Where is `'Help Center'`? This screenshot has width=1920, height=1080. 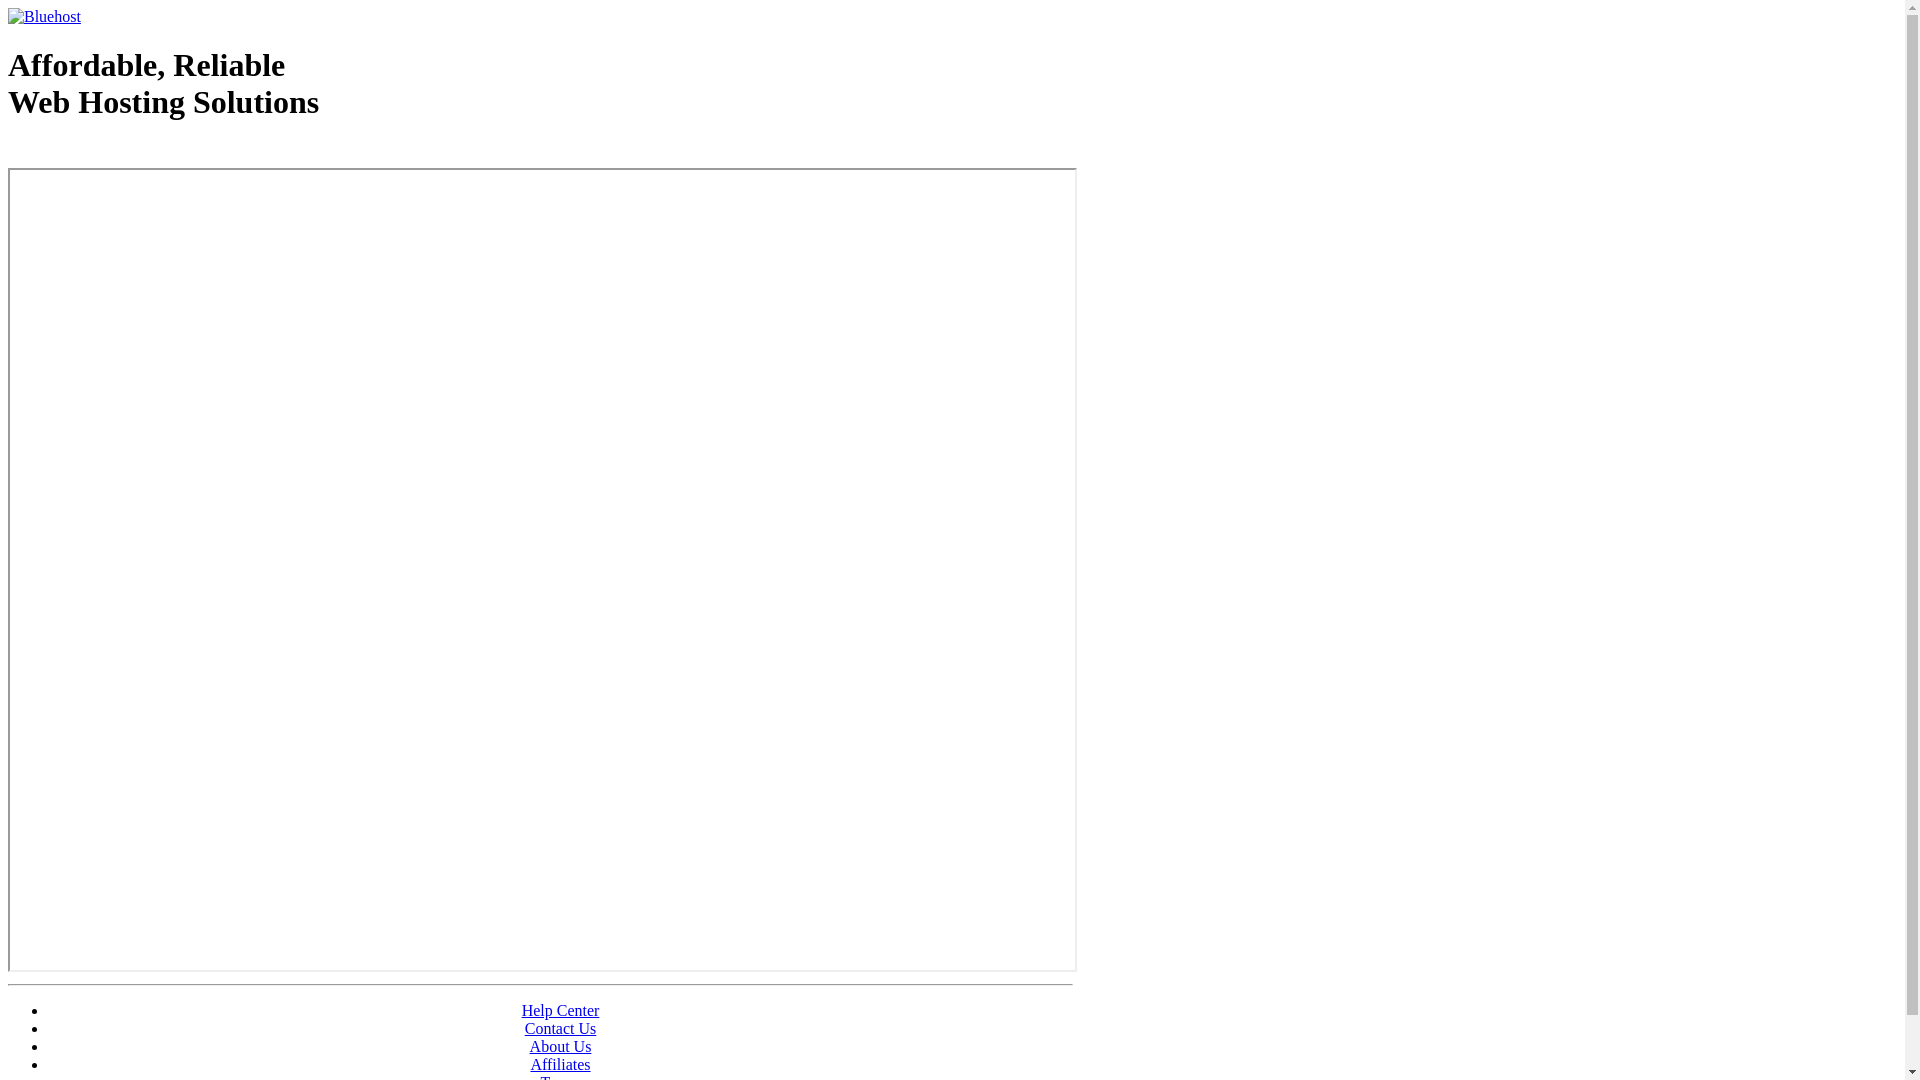 'Help Center' is located at coordinates (560, 1010).